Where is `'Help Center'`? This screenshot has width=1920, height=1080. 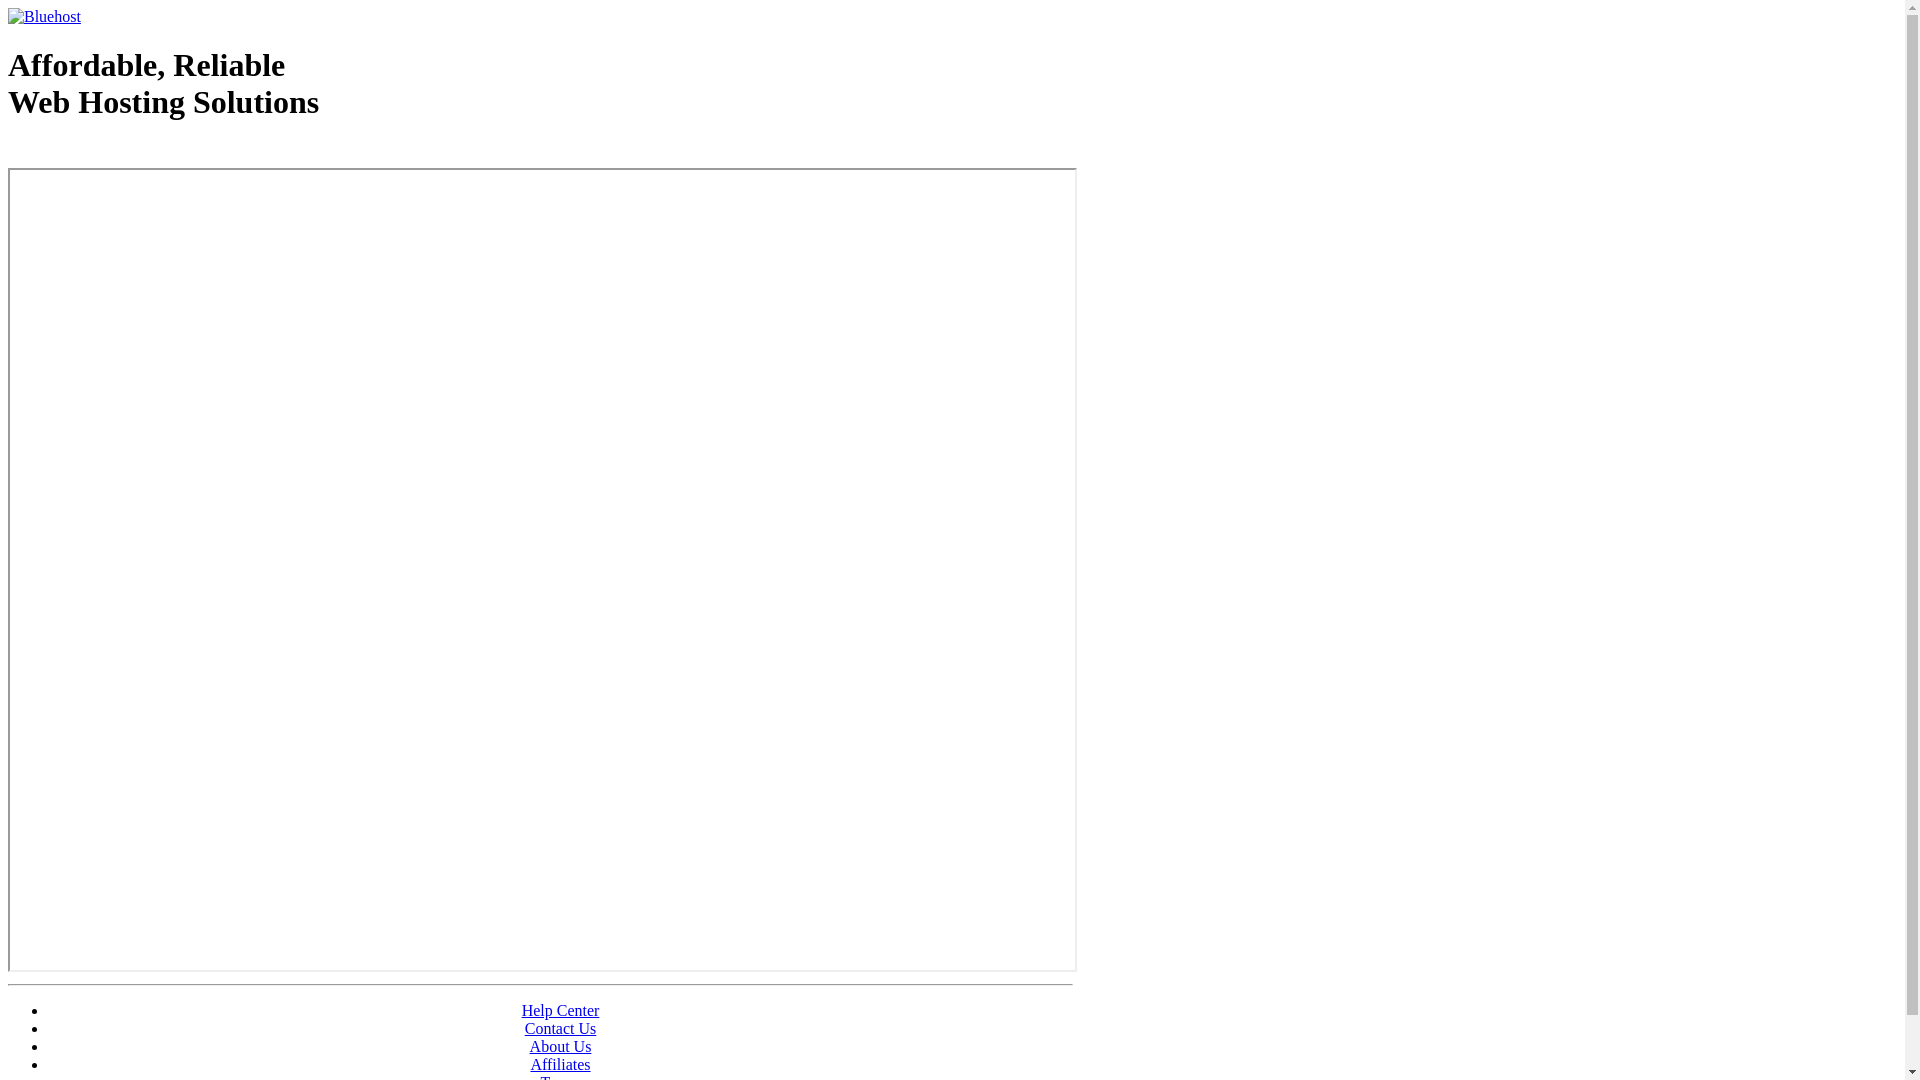 'Help Center' is located at coordinates (560, 1010).